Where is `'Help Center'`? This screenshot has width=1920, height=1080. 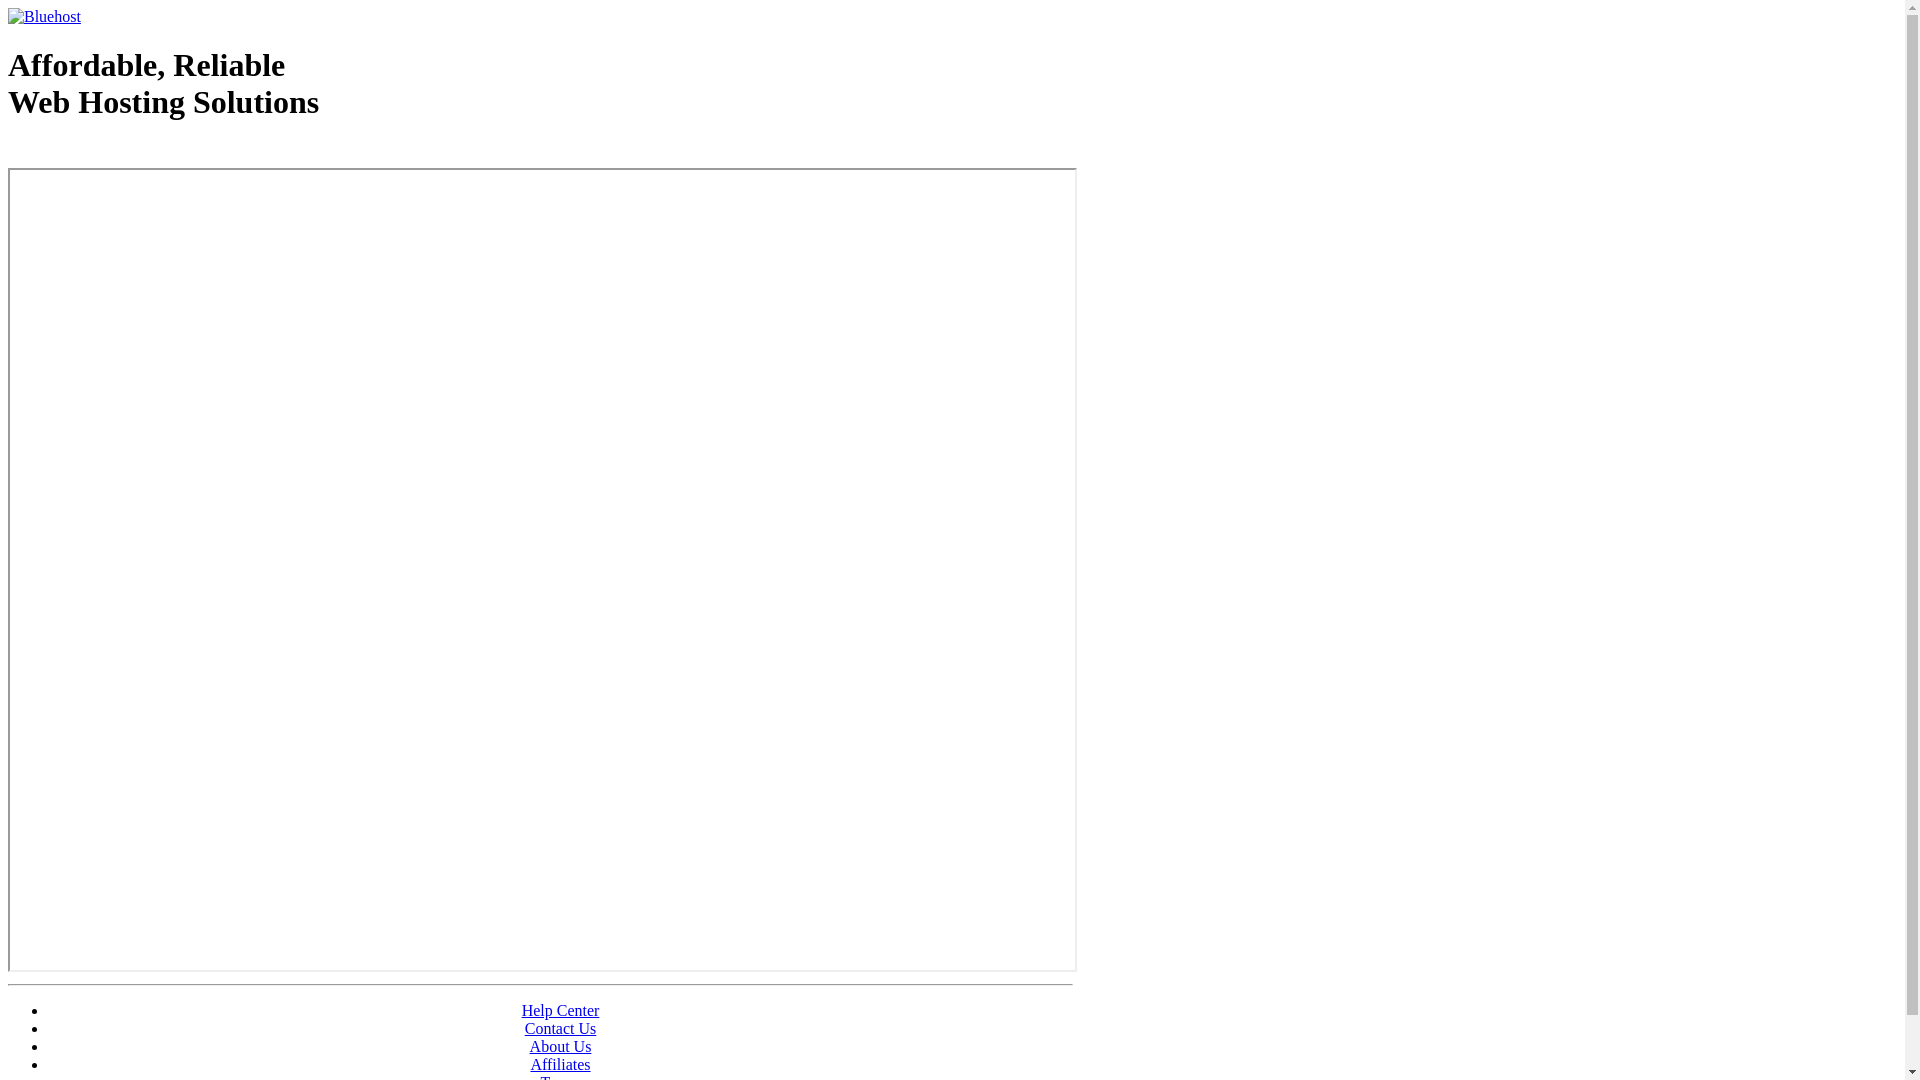 'Help Center' is located at coordinates (560, 1010).